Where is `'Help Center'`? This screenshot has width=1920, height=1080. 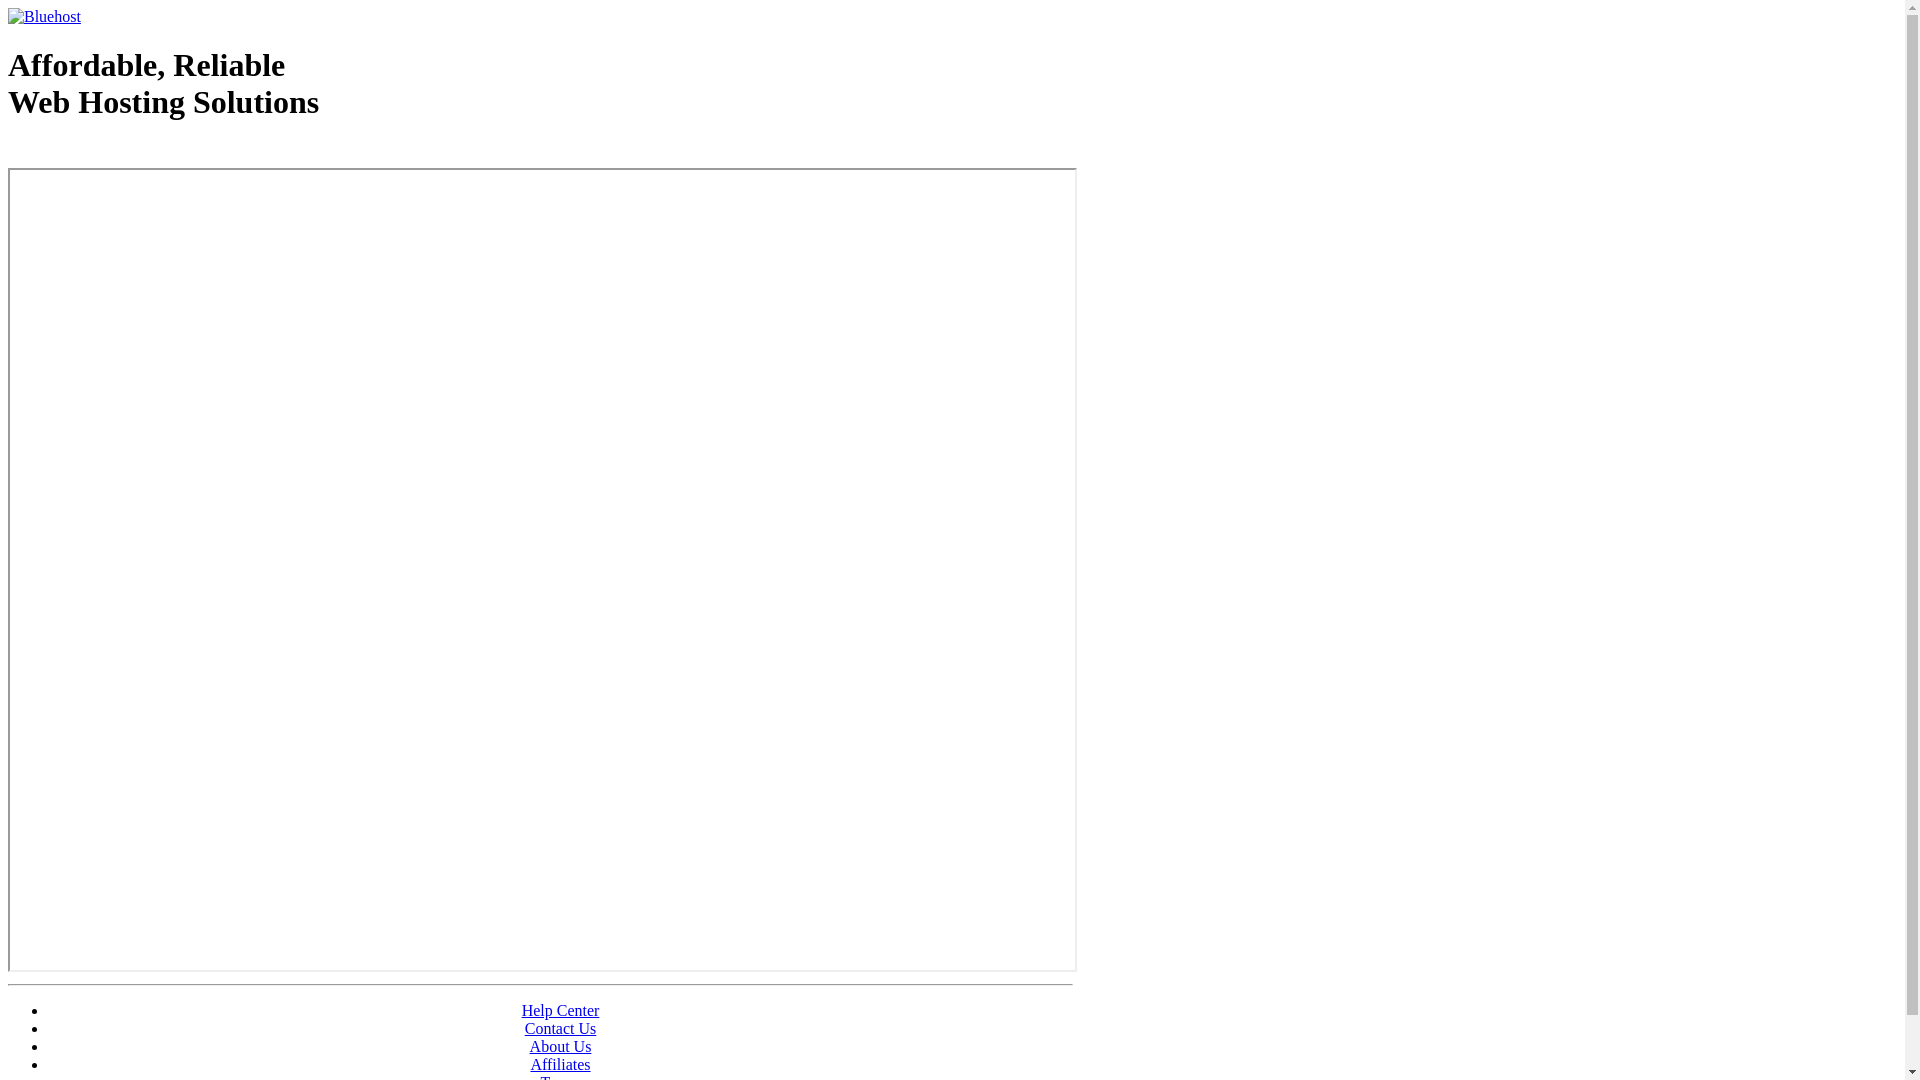 'Help Center' is located at coordinates (560, 1010).